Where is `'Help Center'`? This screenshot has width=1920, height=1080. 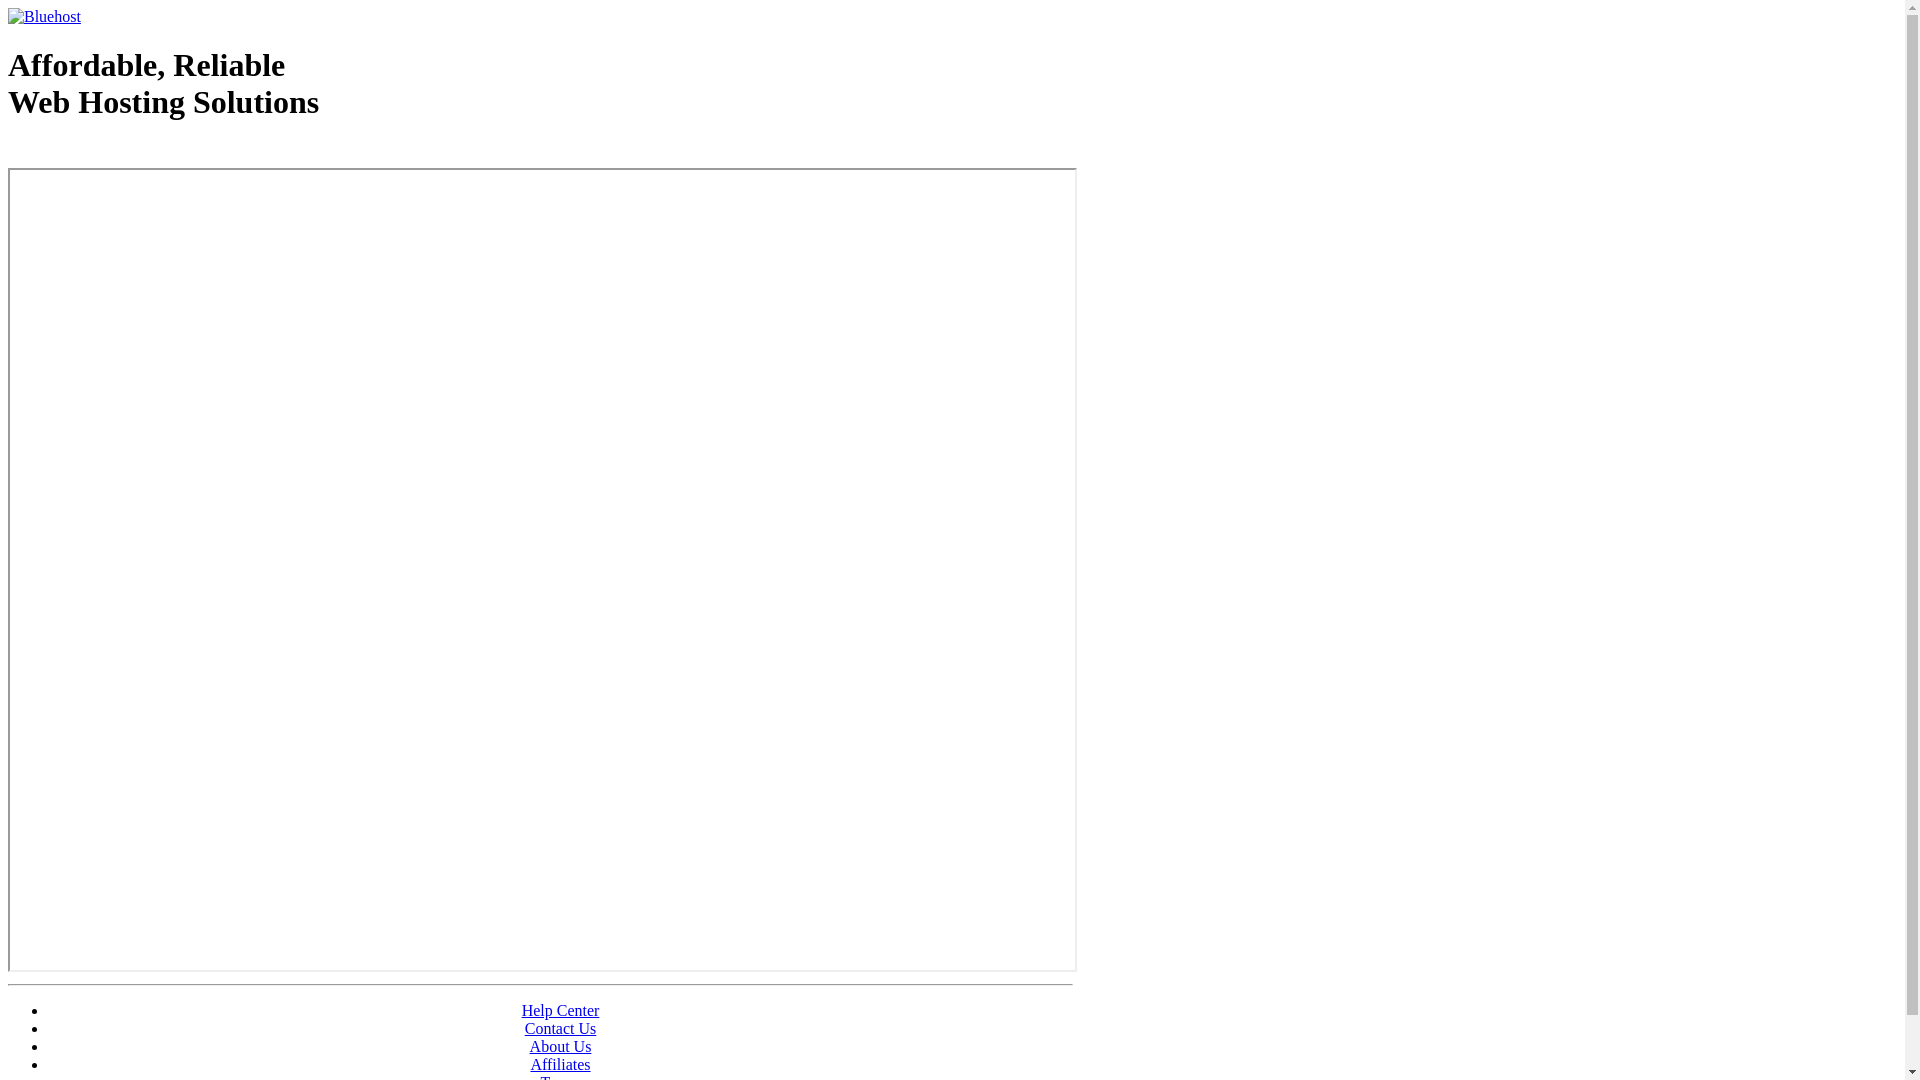 'Help Center' is located at coordinates (560, 1010).